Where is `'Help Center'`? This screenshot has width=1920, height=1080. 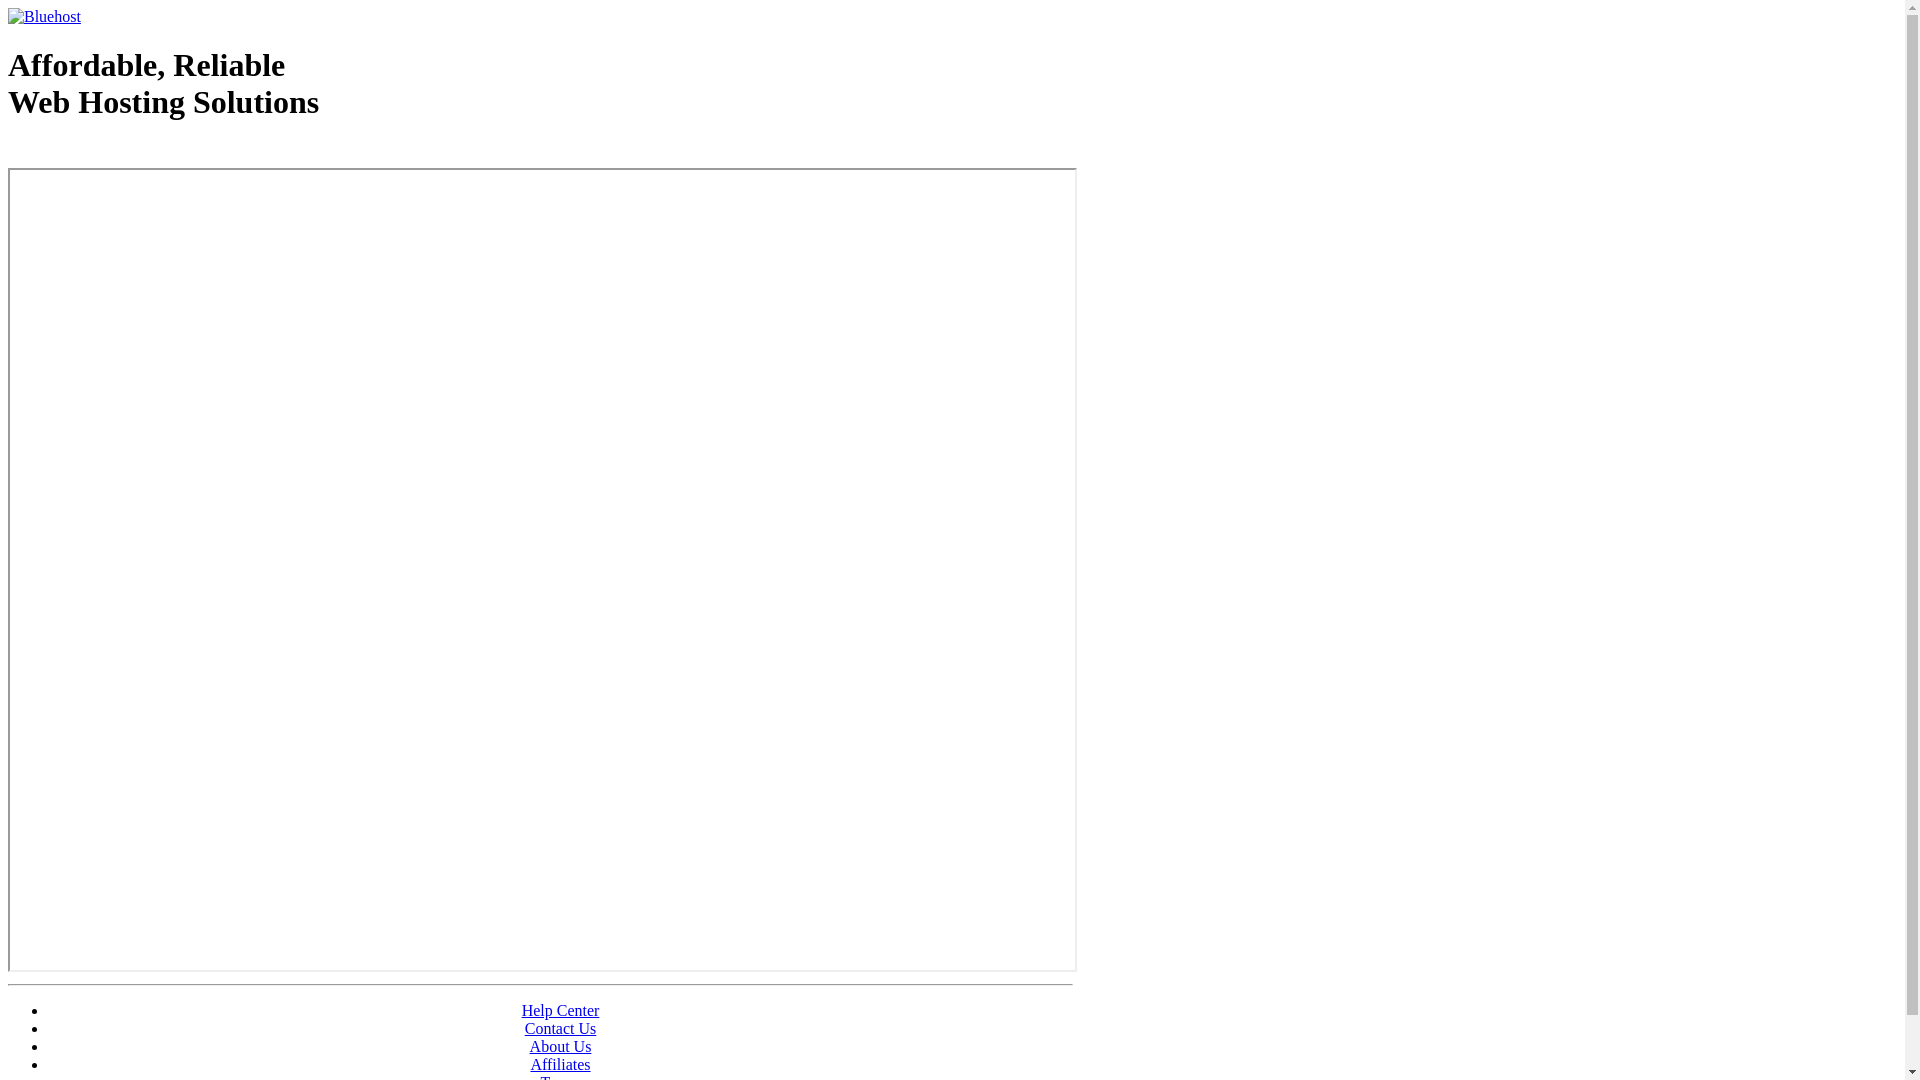 'Help Center' is located at coordinates (560, 1010).